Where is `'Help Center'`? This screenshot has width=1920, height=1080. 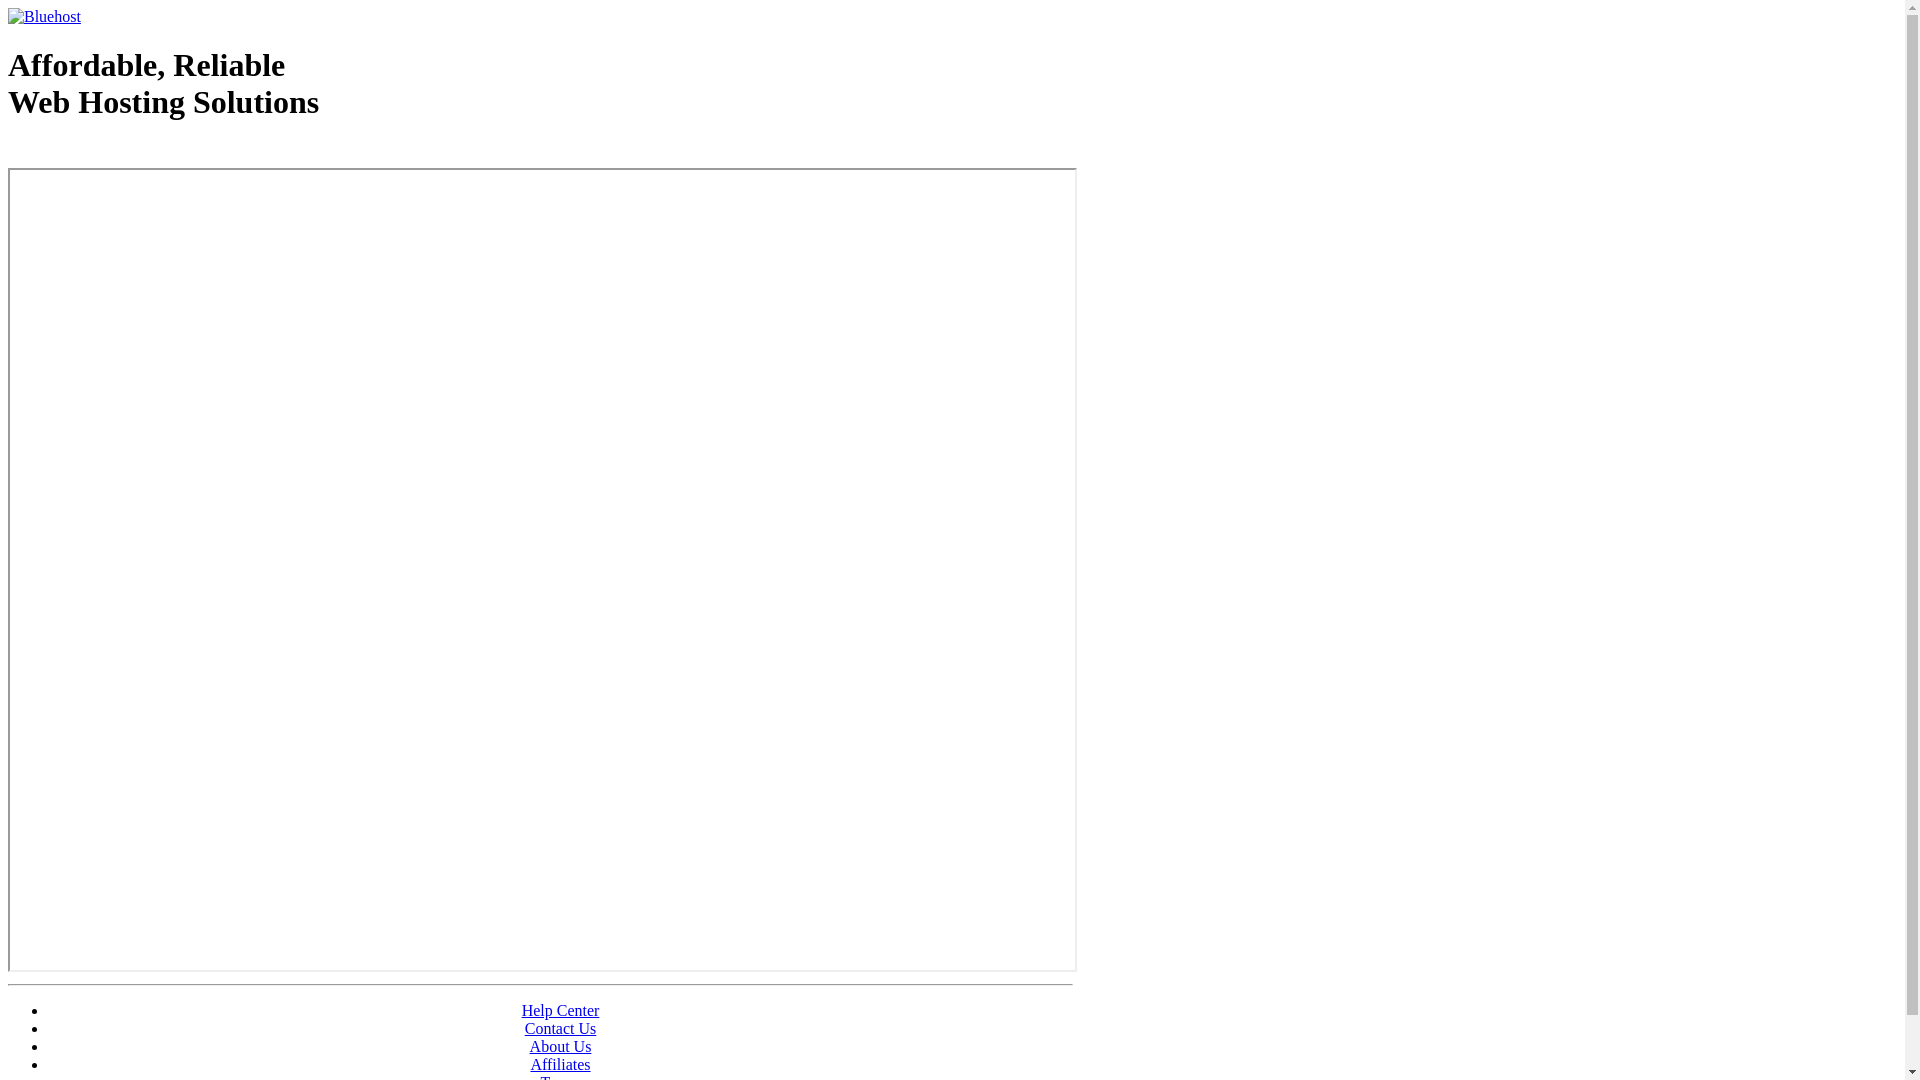 'Help Center' is located at coordinates (560, 1010).